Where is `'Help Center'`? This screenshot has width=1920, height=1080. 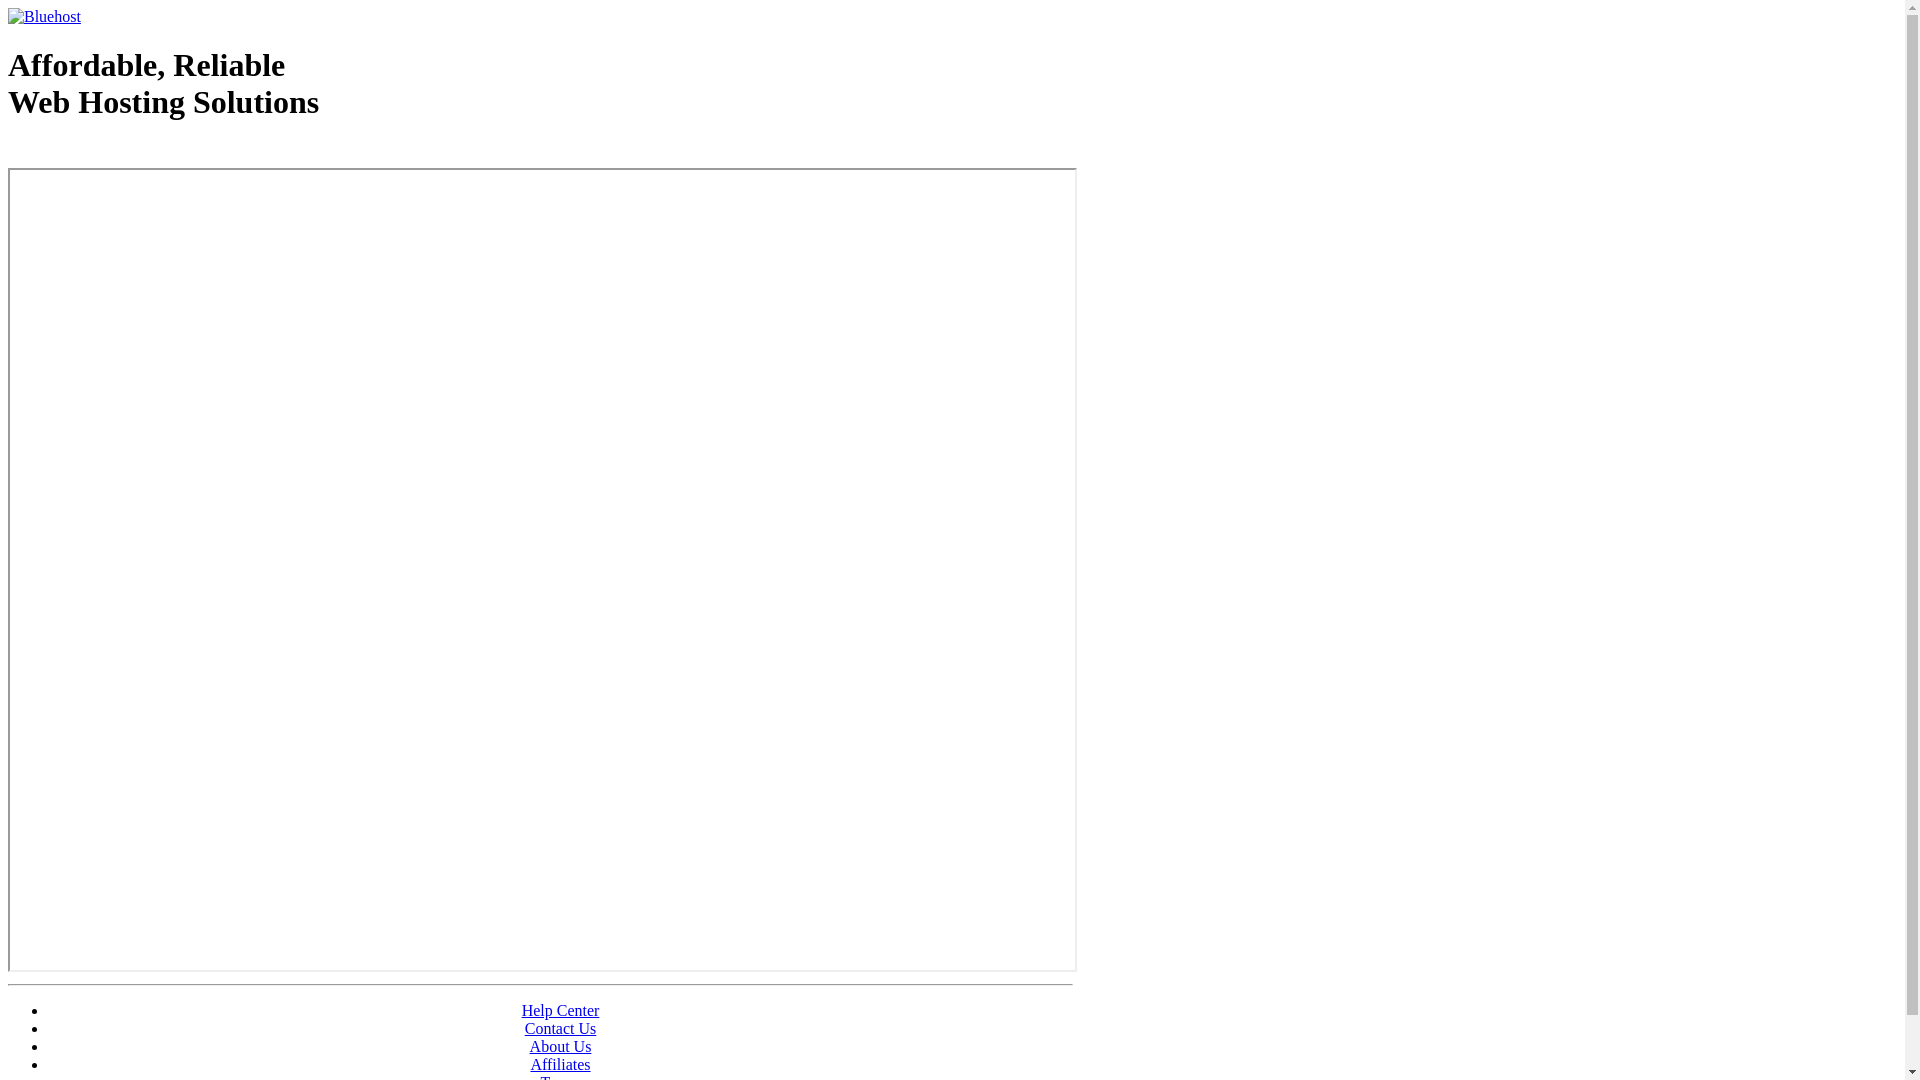 'Help Center' is located at coordinates (560, 1010).